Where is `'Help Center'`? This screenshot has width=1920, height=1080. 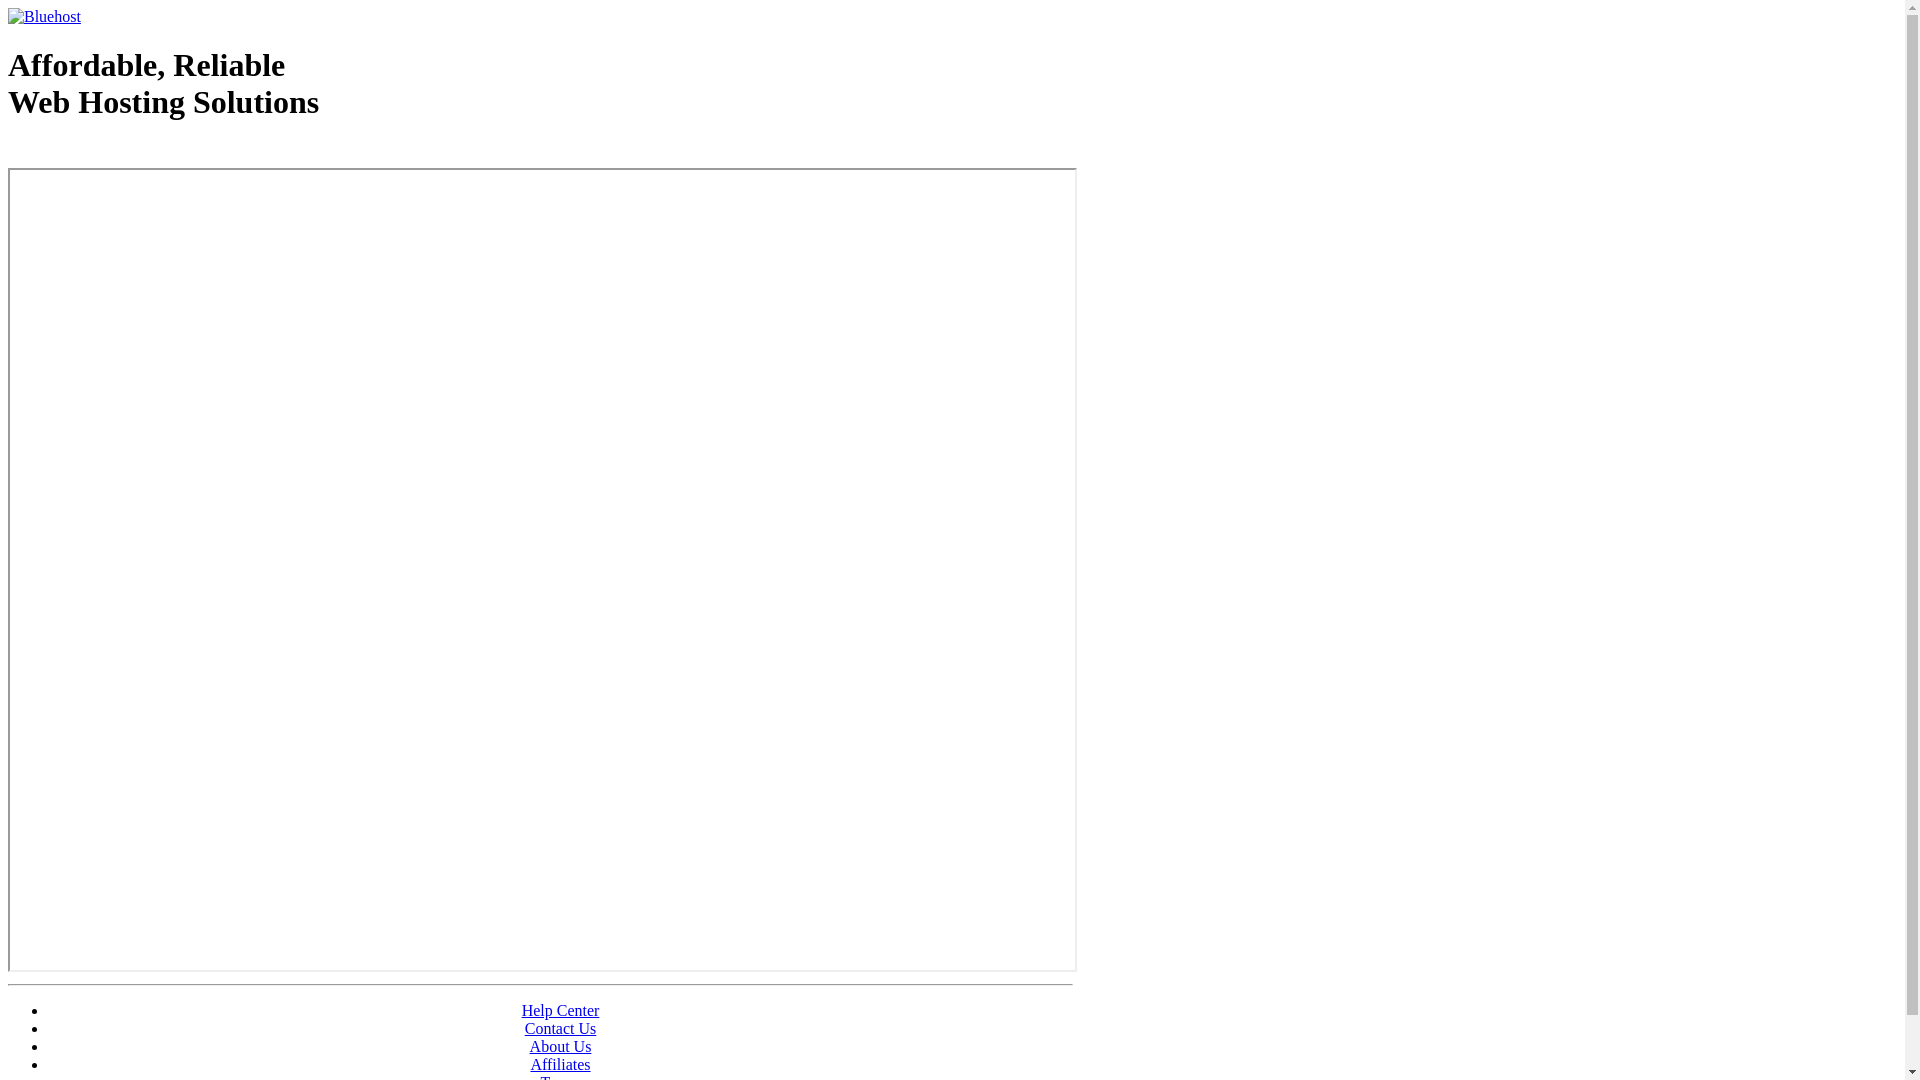 'Help Center' is located at coordinates (560, 1010).